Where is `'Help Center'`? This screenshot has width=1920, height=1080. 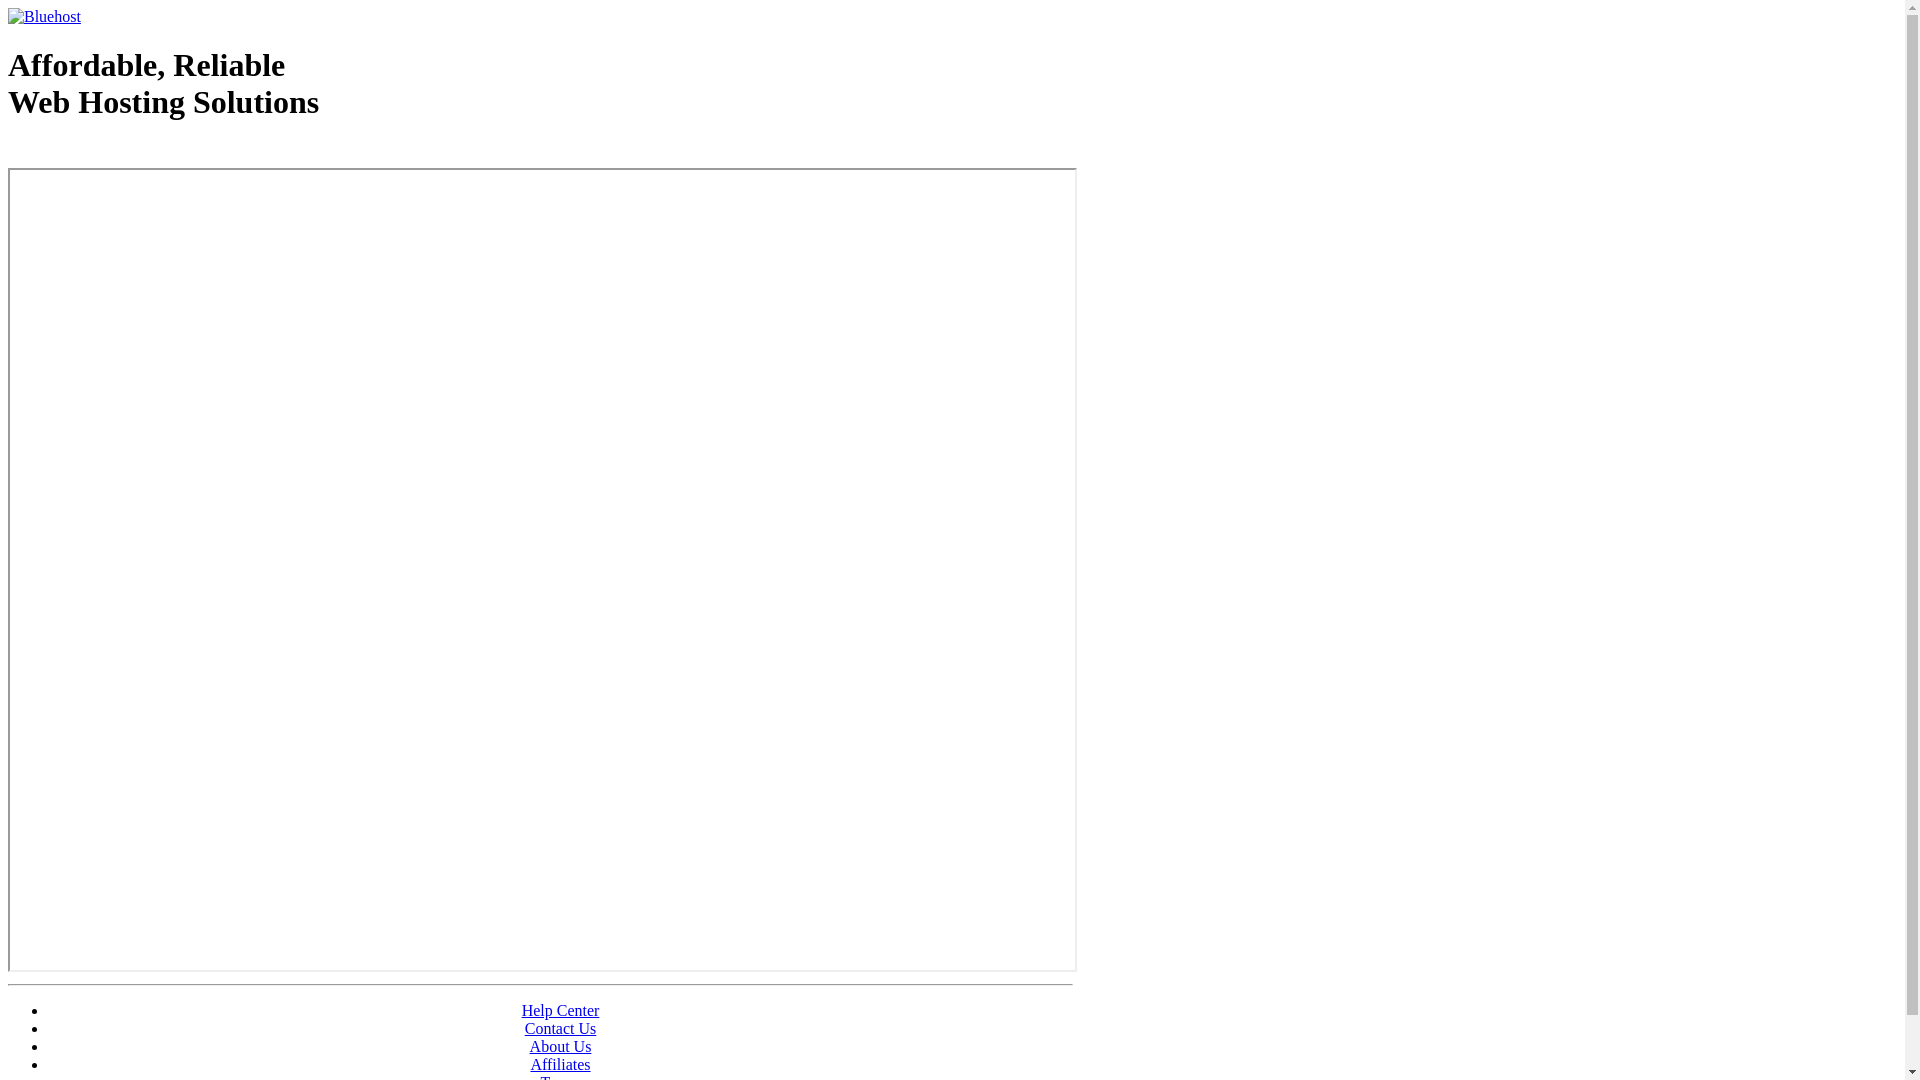 'Help Center' is located at coordinates (560, 1010).